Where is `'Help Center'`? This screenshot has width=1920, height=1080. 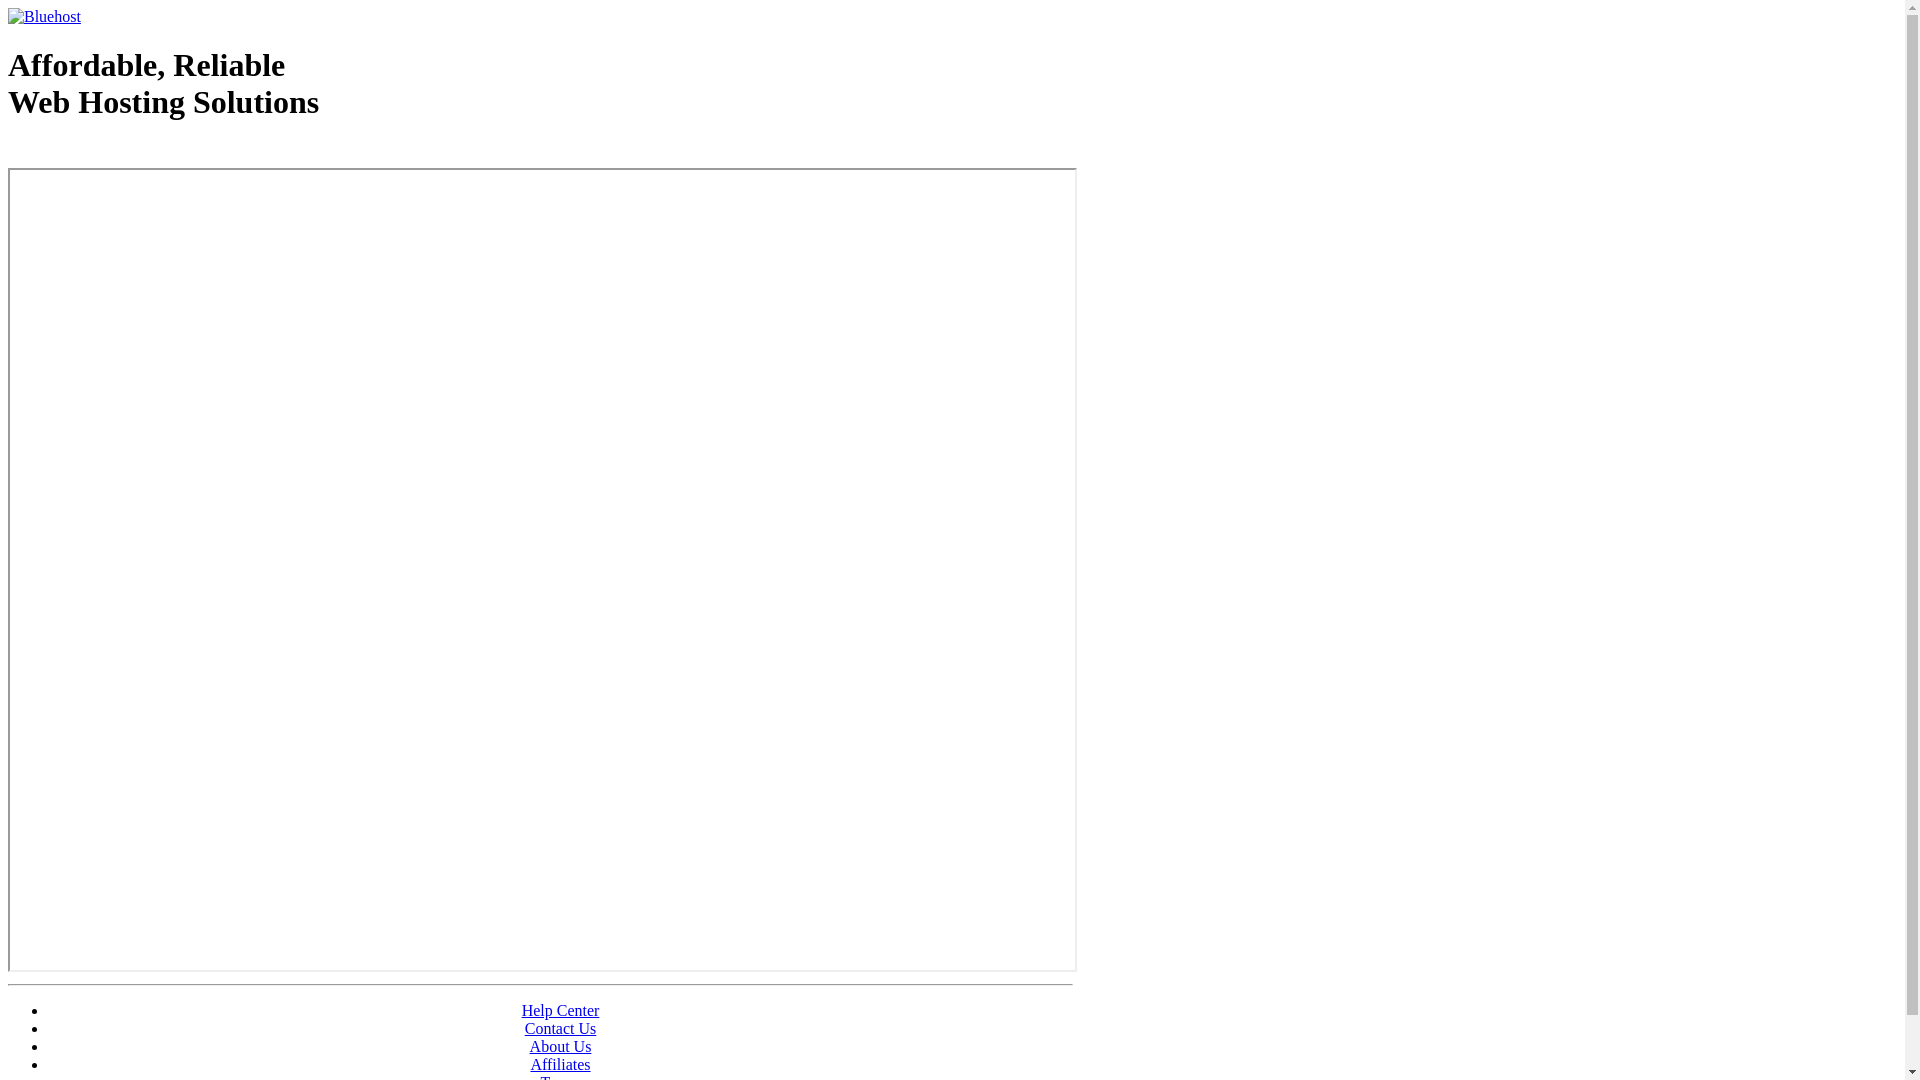 'Help Center' is located at coordinates (560, 1010).